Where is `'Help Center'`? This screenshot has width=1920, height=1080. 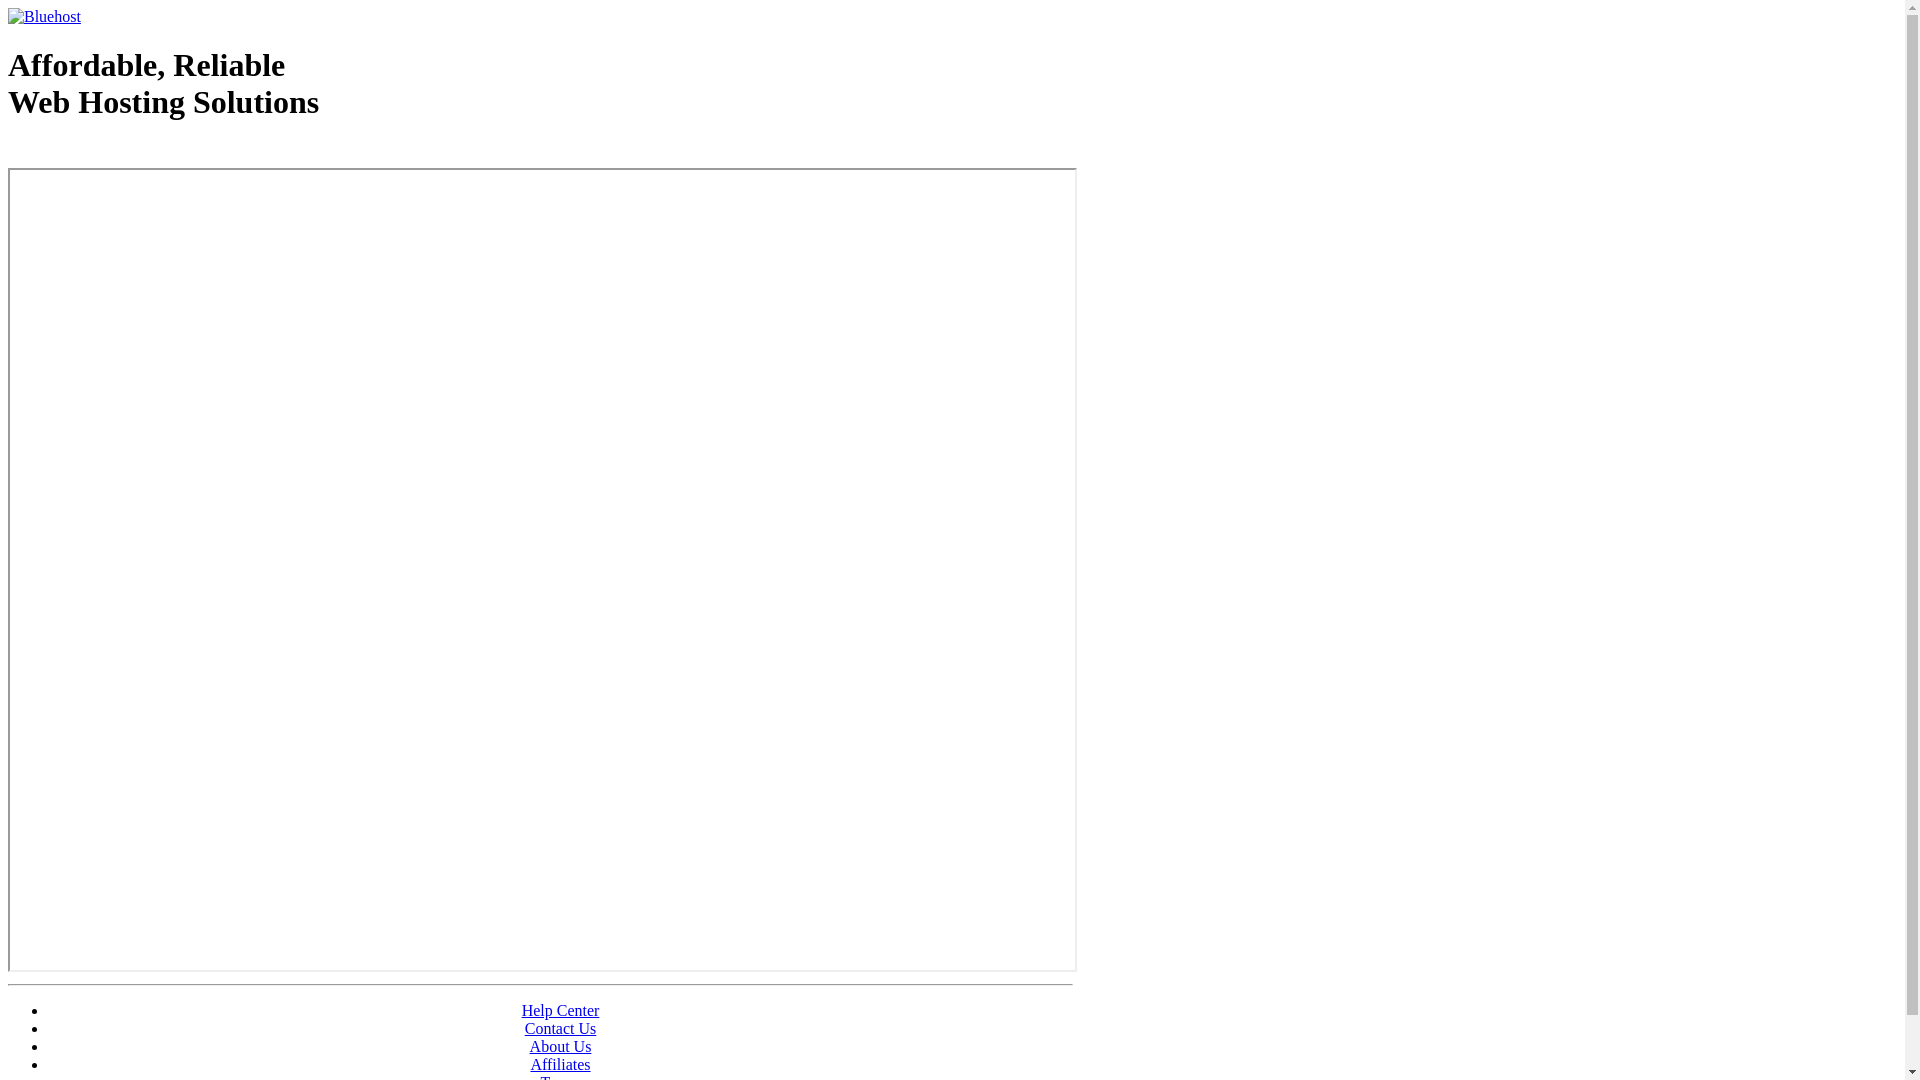 'Help Center' is located at coordinates (560, 1010).